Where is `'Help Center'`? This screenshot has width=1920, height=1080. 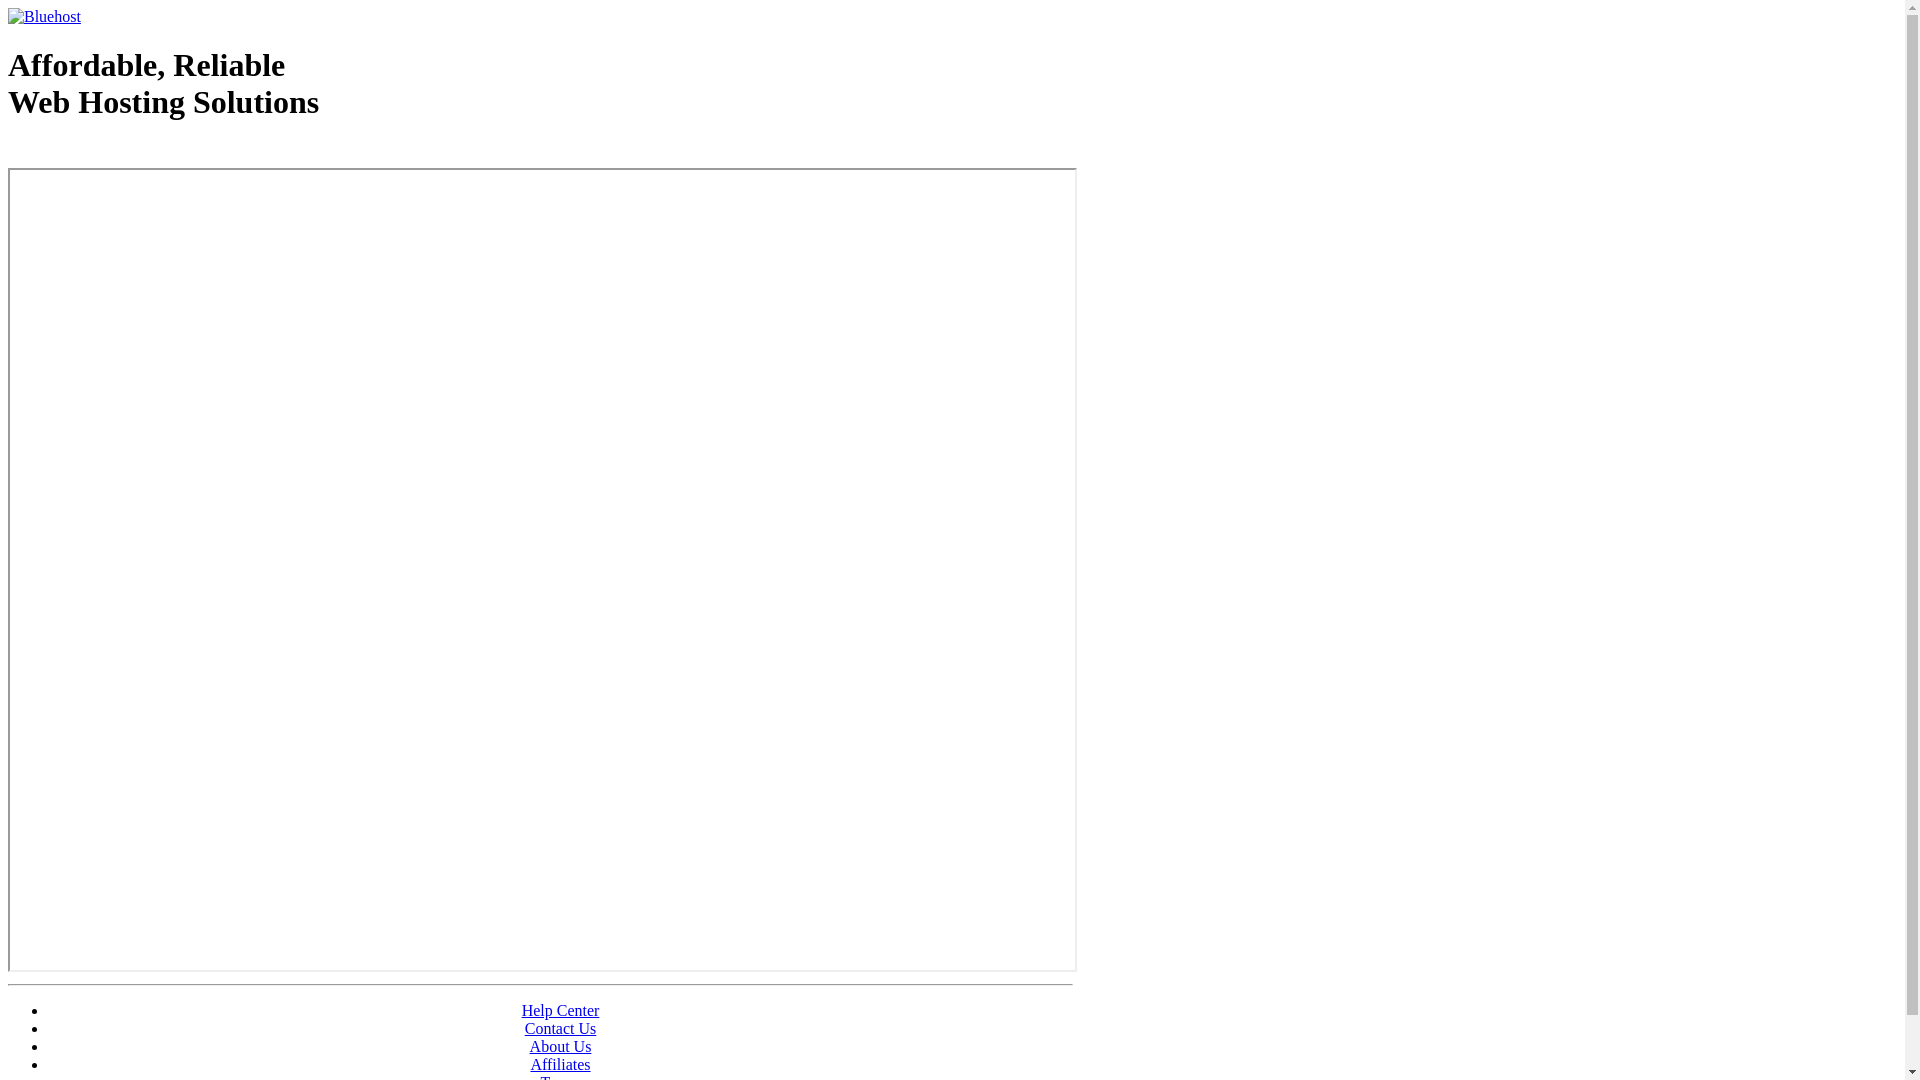 'Help Center' is located at coordinates (560, 1010).